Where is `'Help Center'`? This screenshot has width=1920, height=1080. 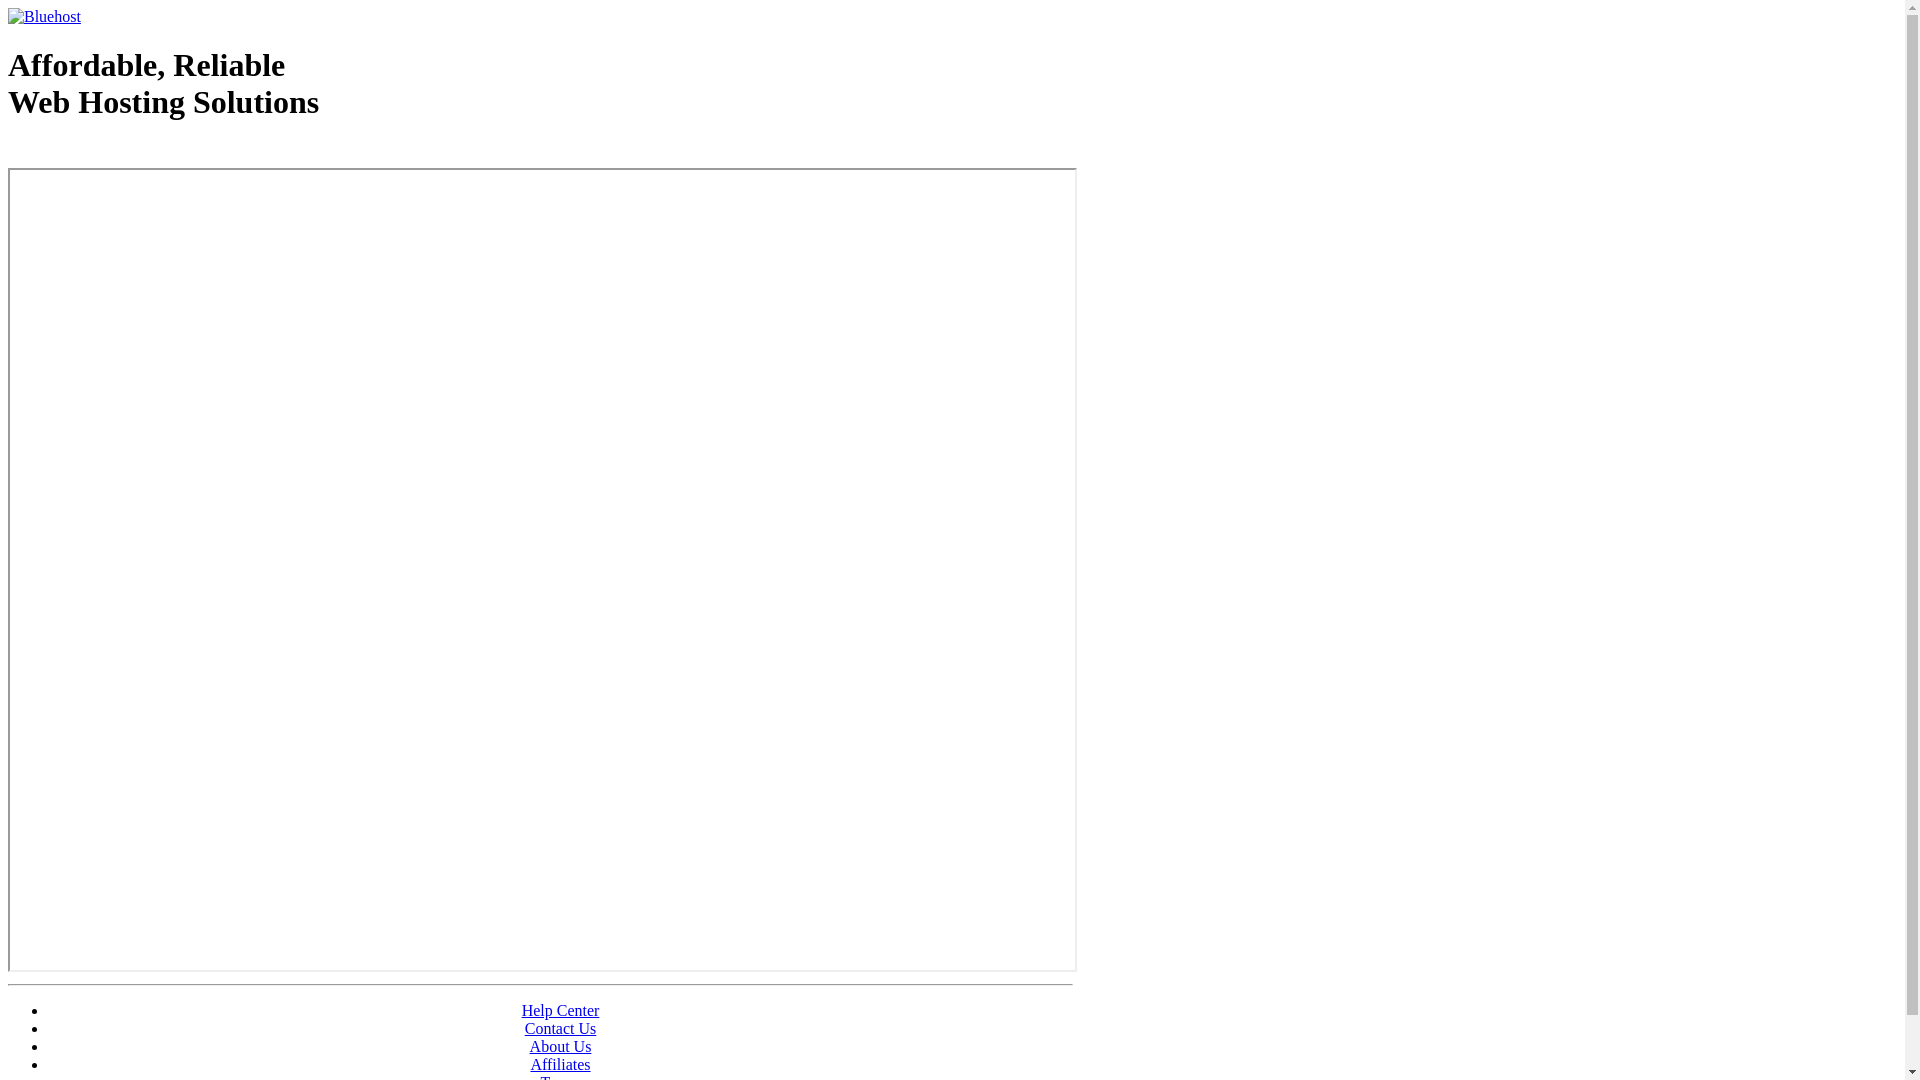 'Help Center' is located at coordinates (560, 1010).